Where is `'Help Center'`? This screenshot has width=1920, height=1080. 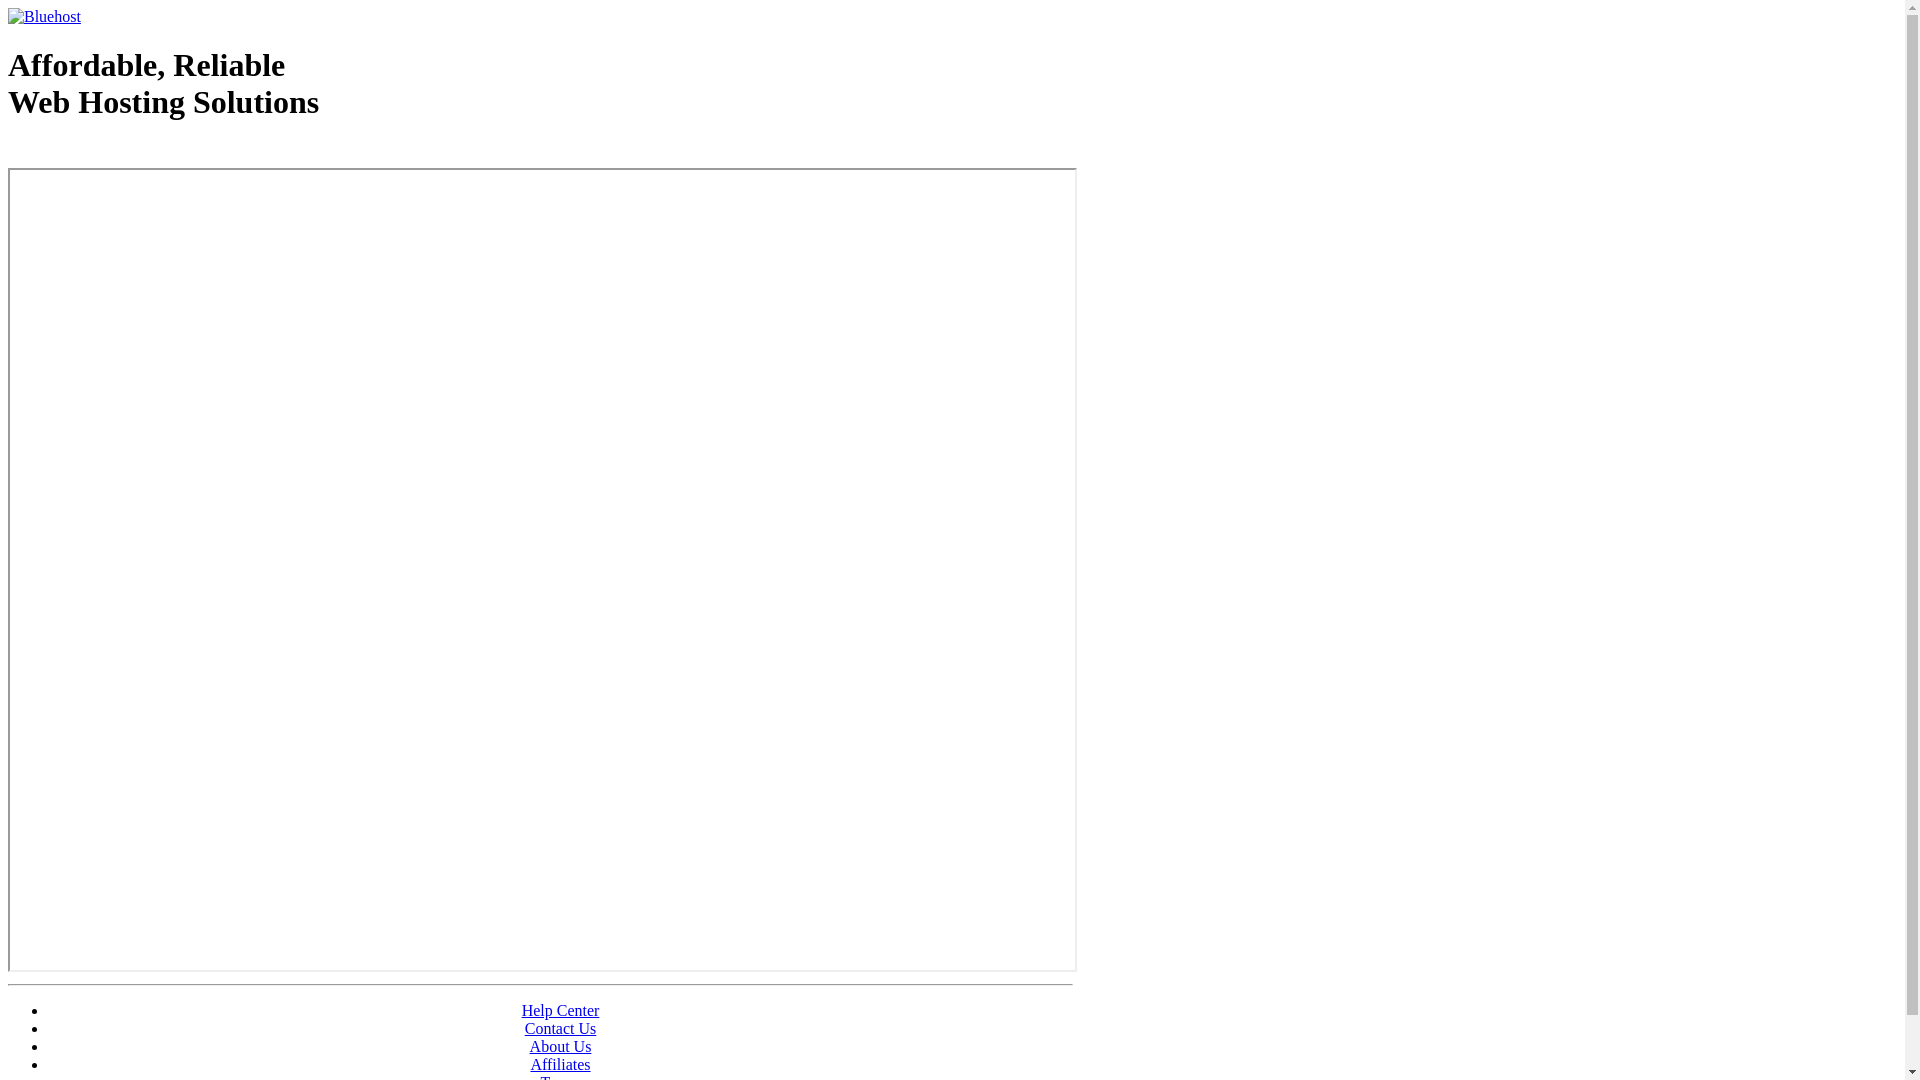 'Help Center' is located at coordinates (560, 1010).